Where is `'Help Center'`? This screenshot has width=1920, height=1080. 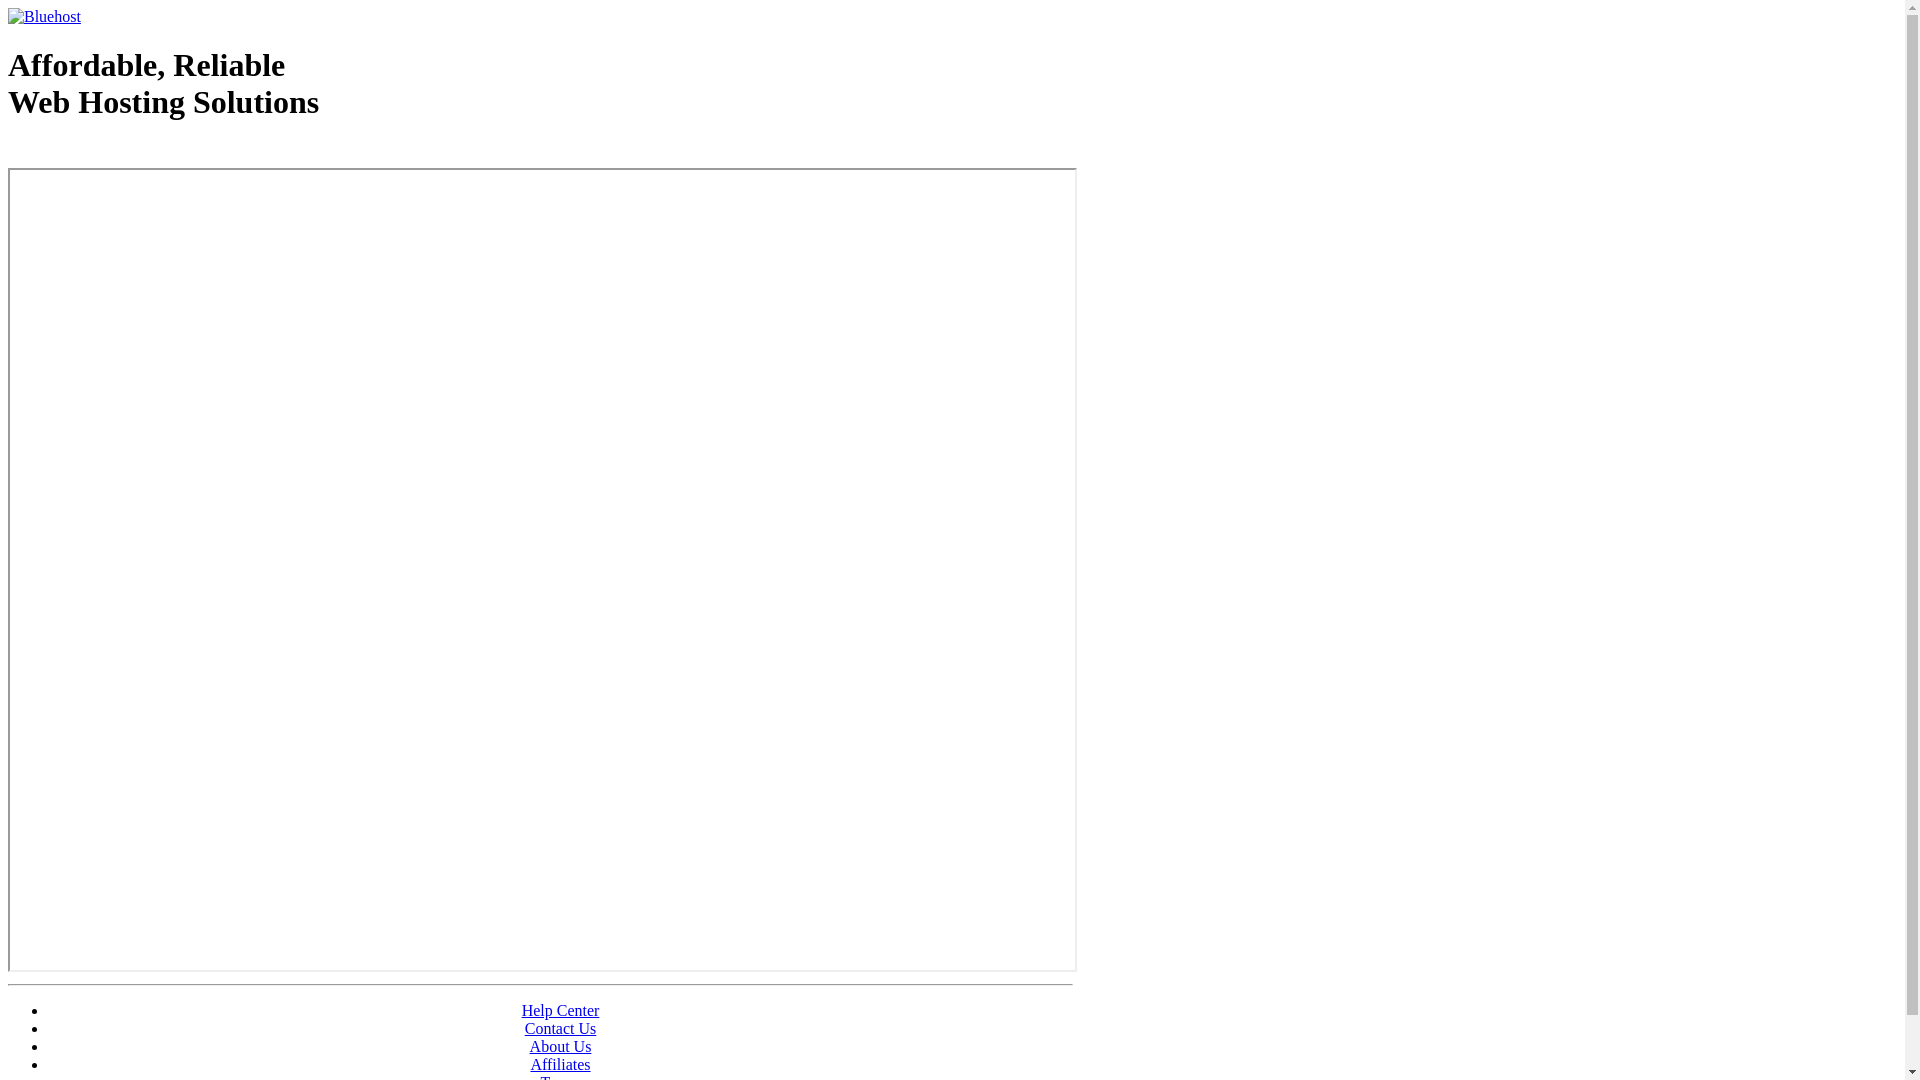 'Help Center' is located at coordinates (560, 1010).